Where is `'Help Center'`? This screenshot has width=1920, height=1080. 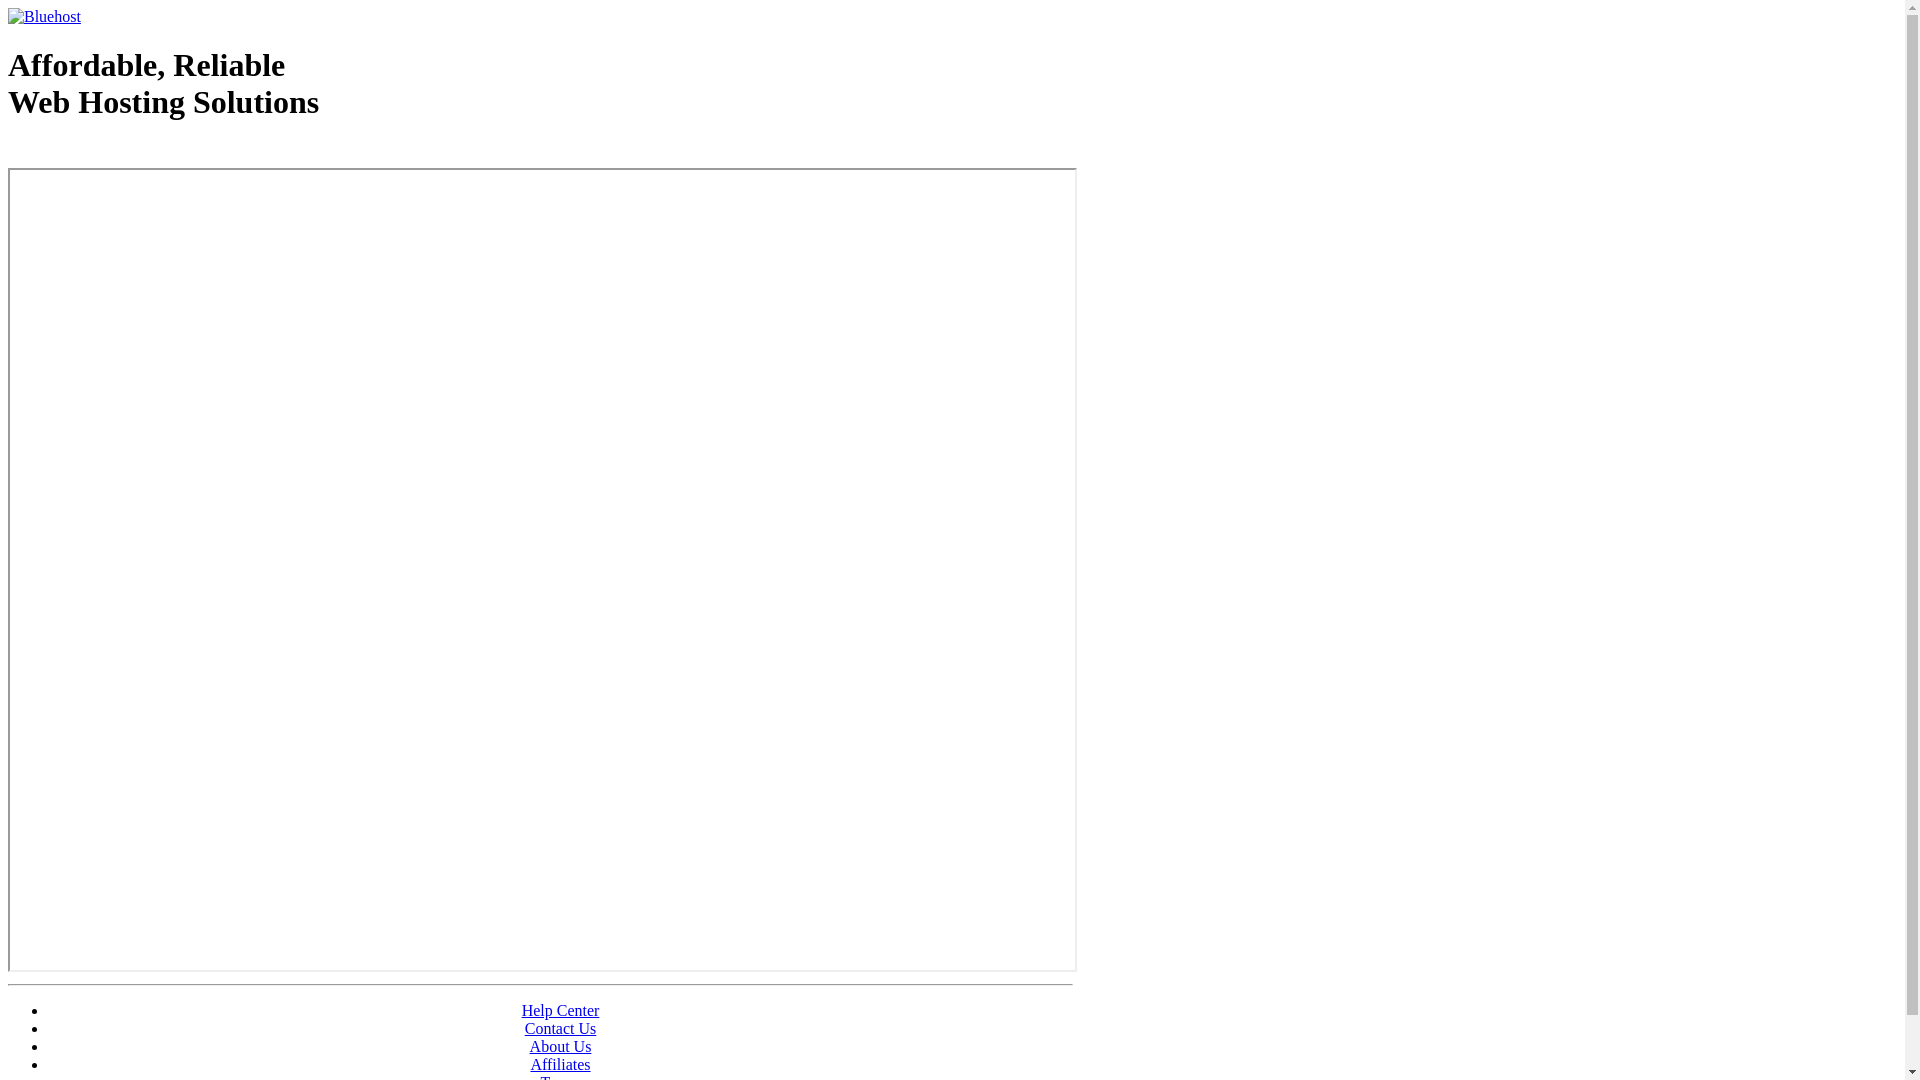 'Help Center' is located at coordinates (560, 1010).